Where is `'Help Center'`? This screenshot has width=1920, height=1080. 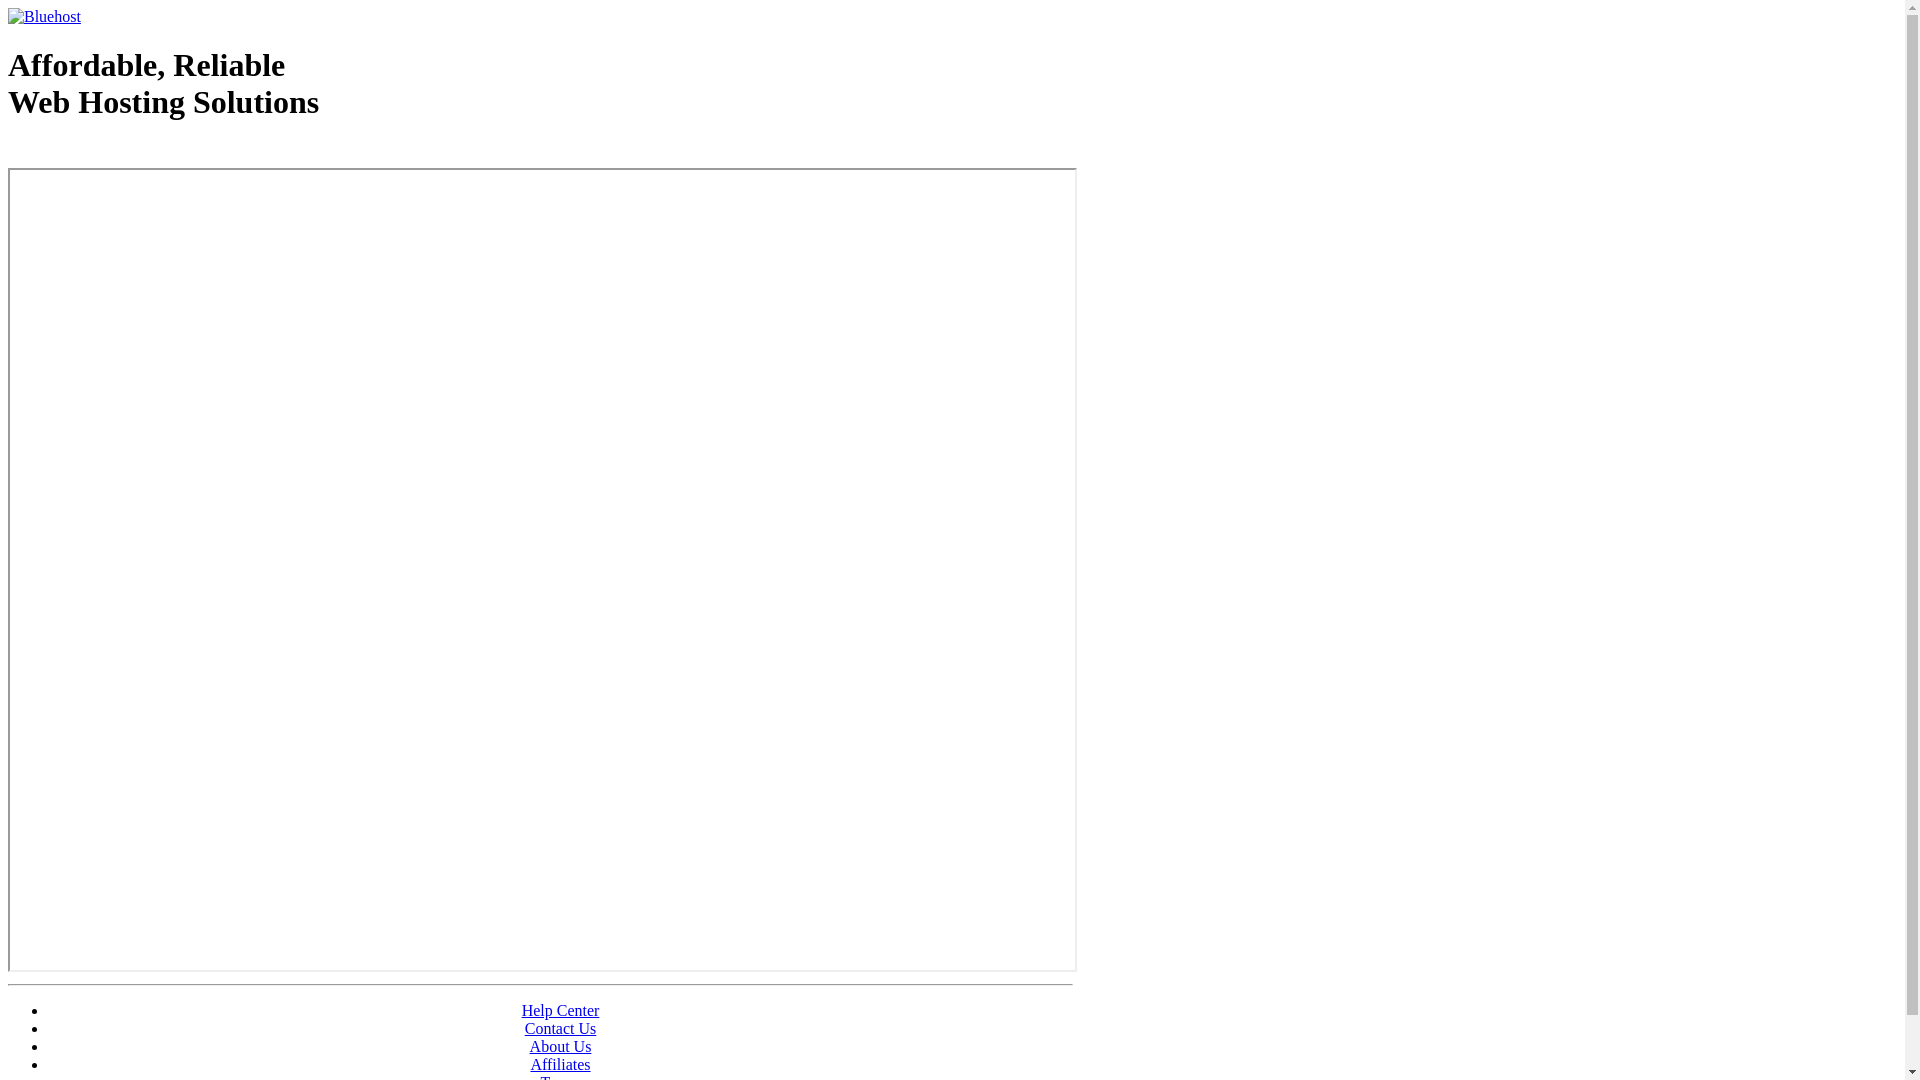 'Help Center' is located at coordinates (560, 1010).